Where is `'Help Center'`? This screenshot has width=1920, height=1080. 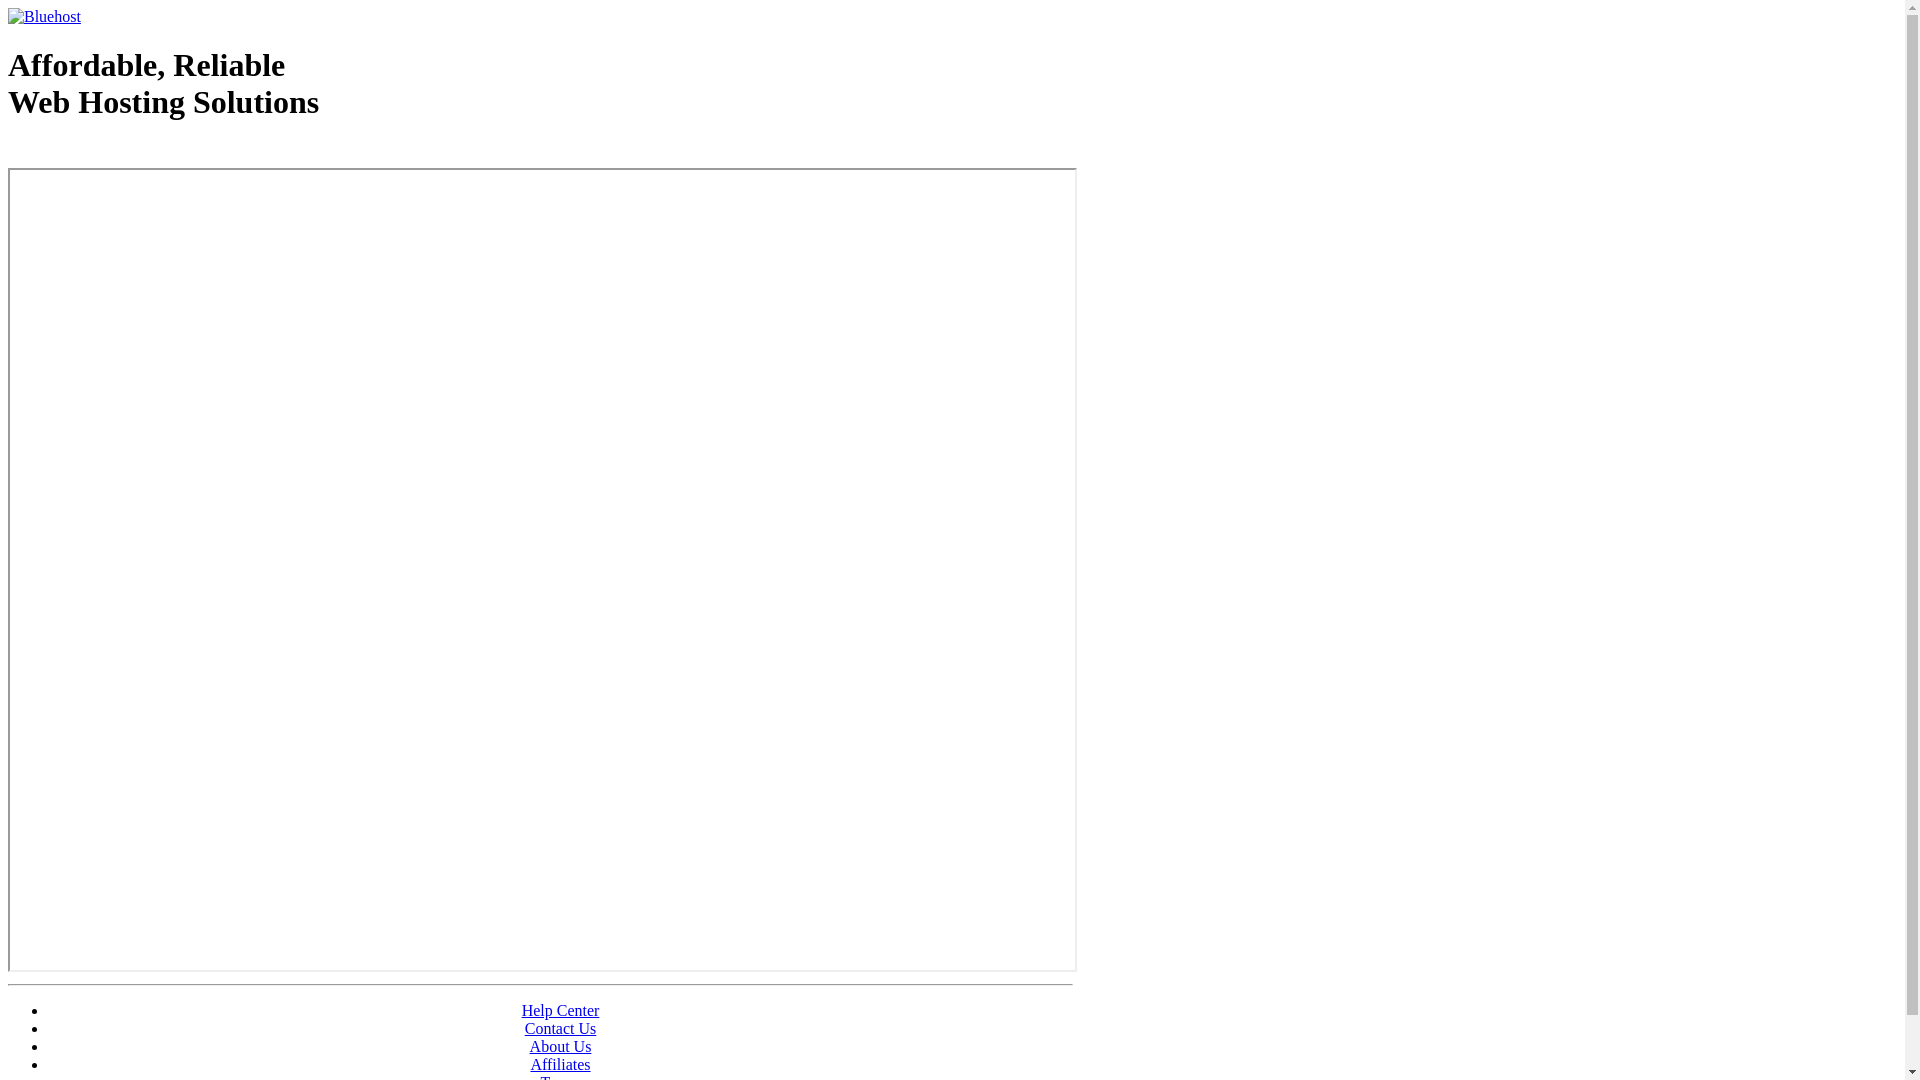 'Help Center' is located at coordinates (560, 1010).